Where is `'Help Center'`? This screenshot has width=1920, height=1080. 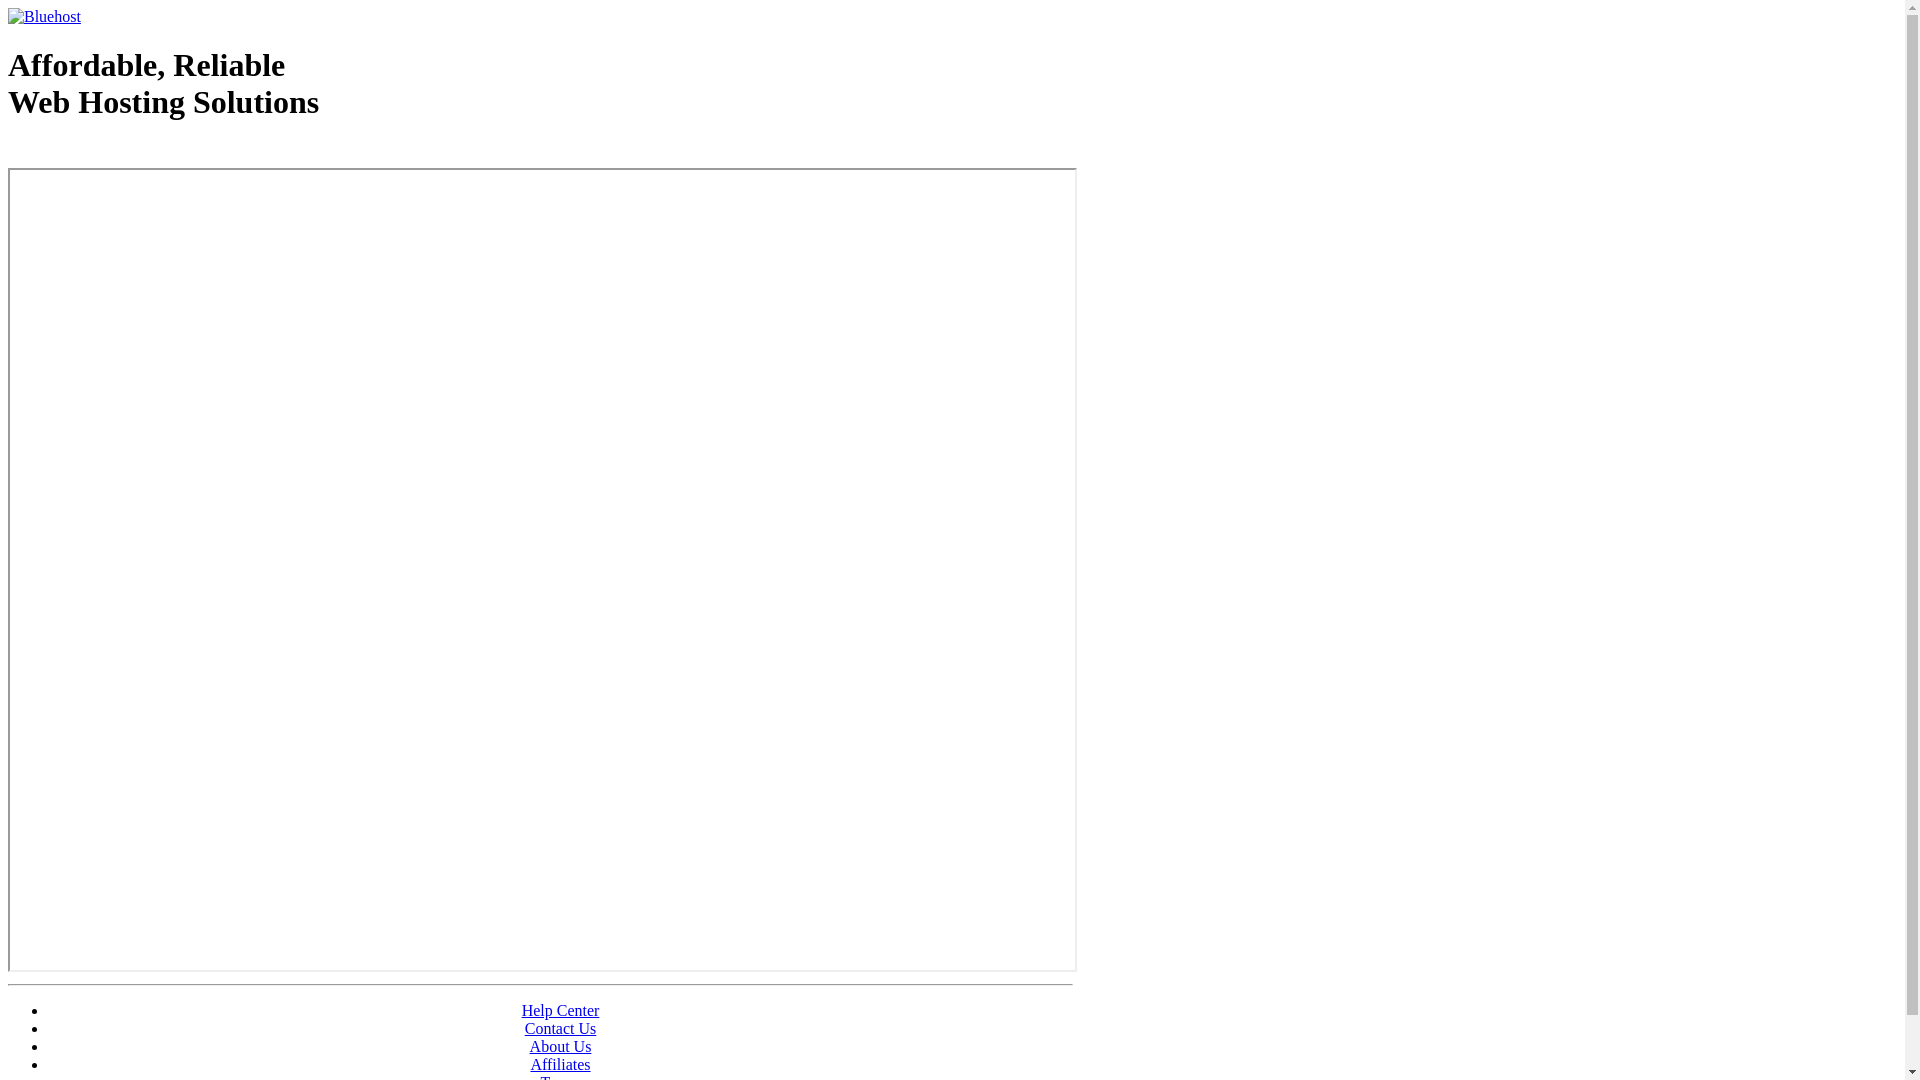 'Help Center' is located at coordinates (560, 1010).